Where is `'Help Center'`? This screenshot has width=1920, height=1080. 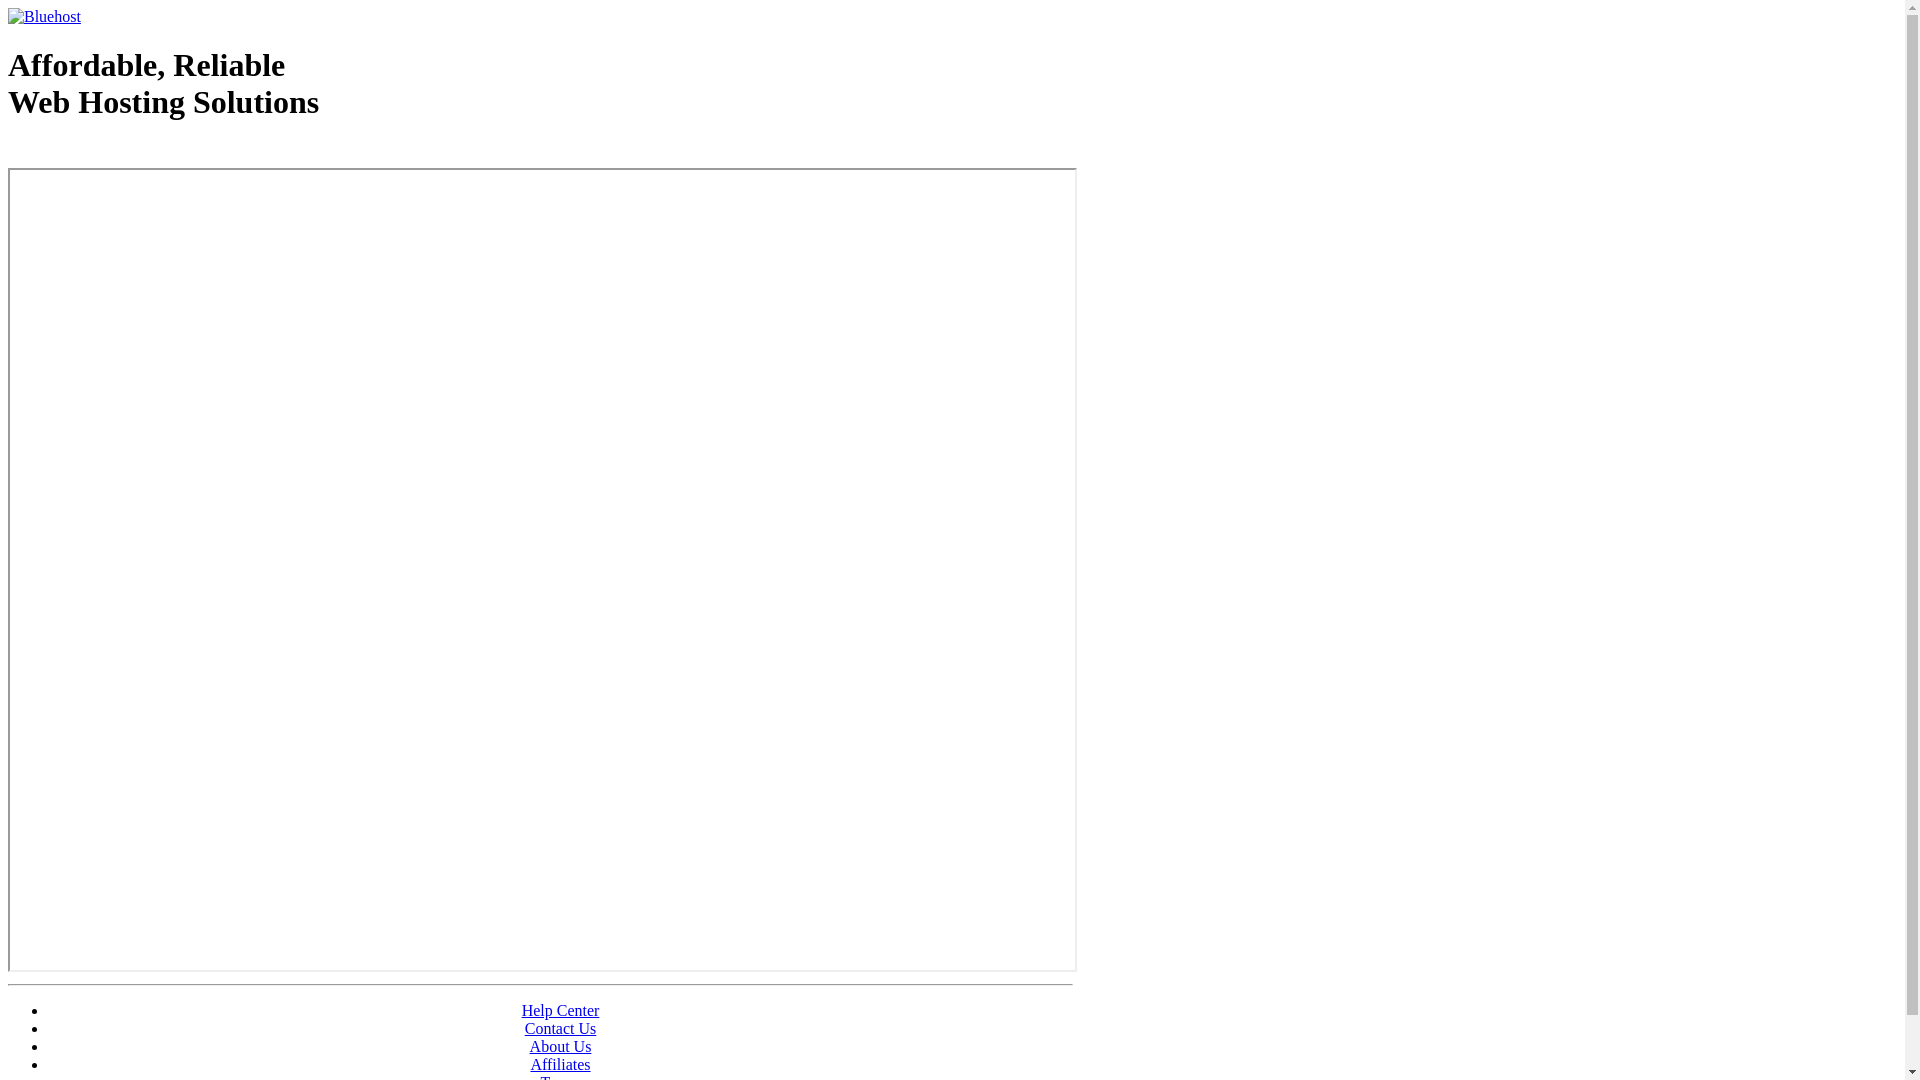 'Help Center' is located at coordinates (560, 1010).